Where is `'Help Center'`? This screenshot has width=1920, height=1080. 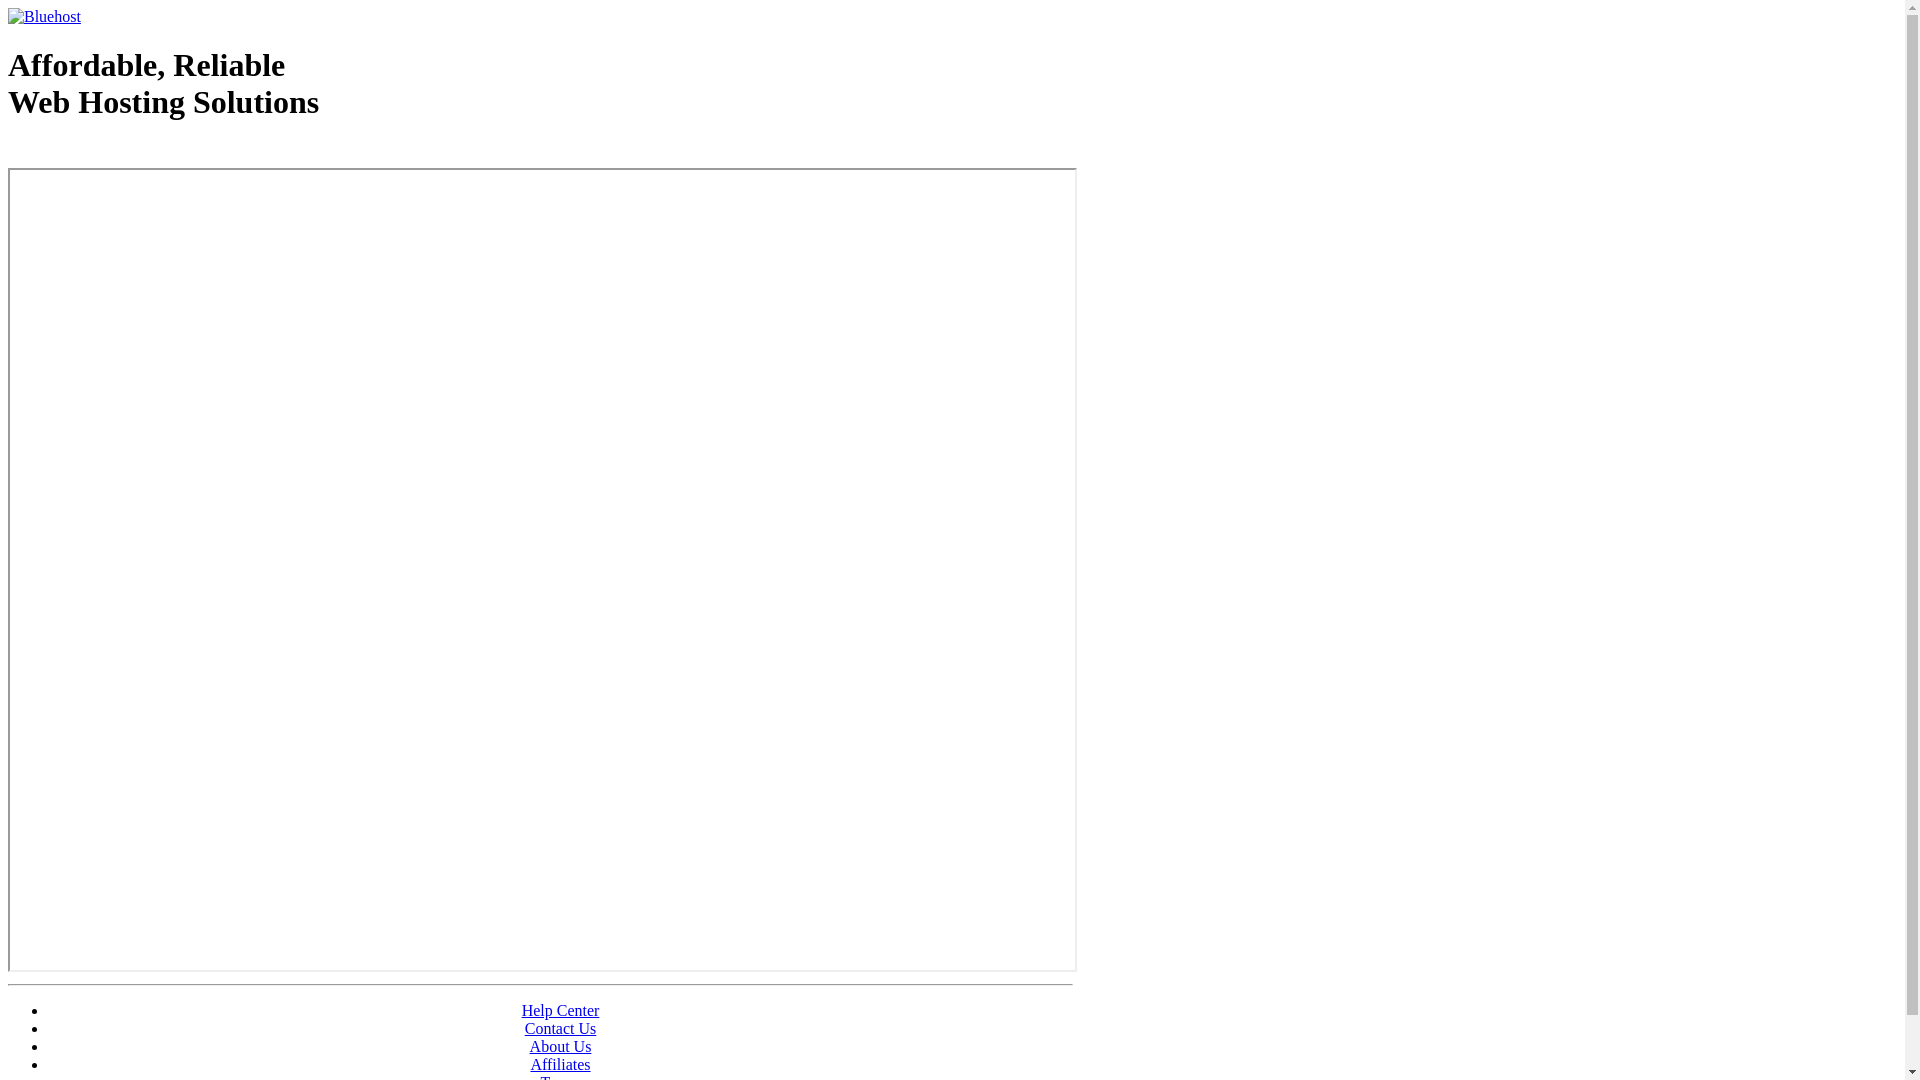 'Help Center' is located at coordinates (560, 1010).